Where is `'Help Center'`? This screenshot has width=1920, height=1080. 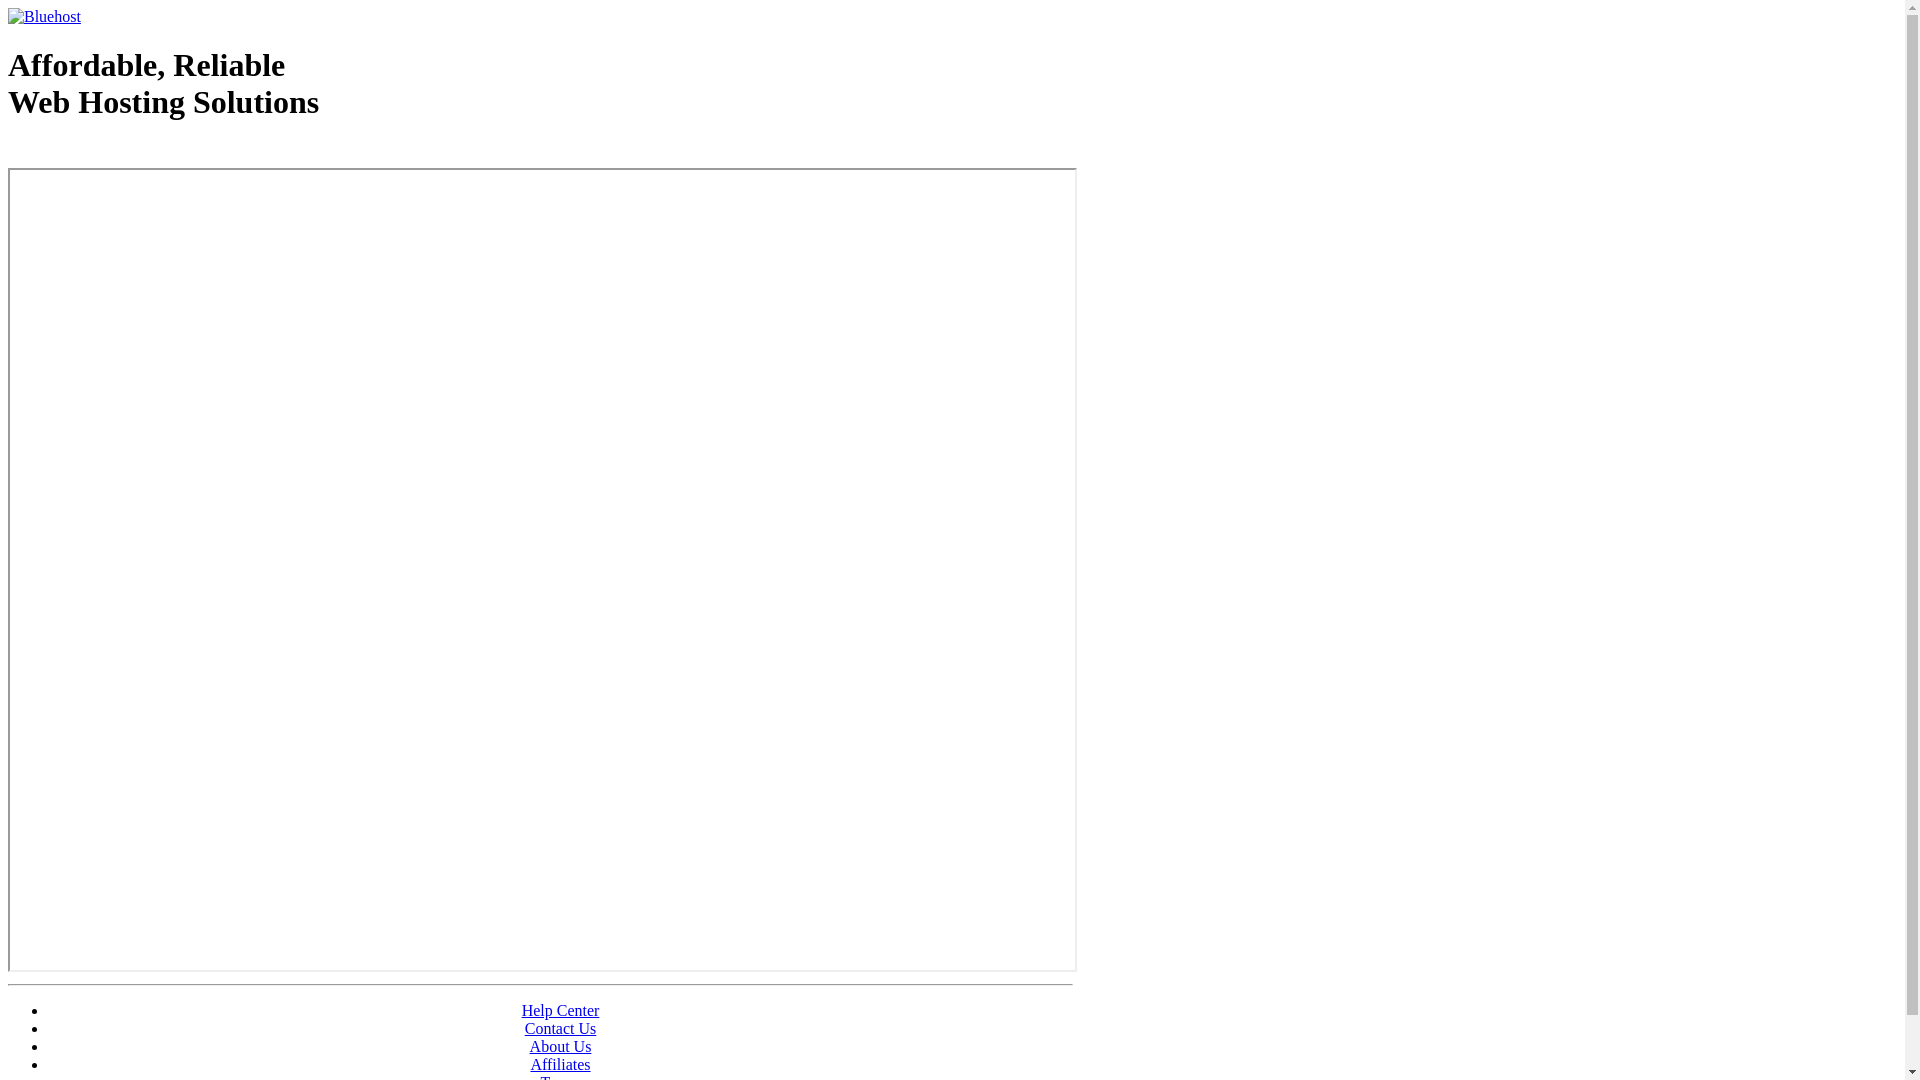 'Help Center' is located at coordinates (560, 1010).